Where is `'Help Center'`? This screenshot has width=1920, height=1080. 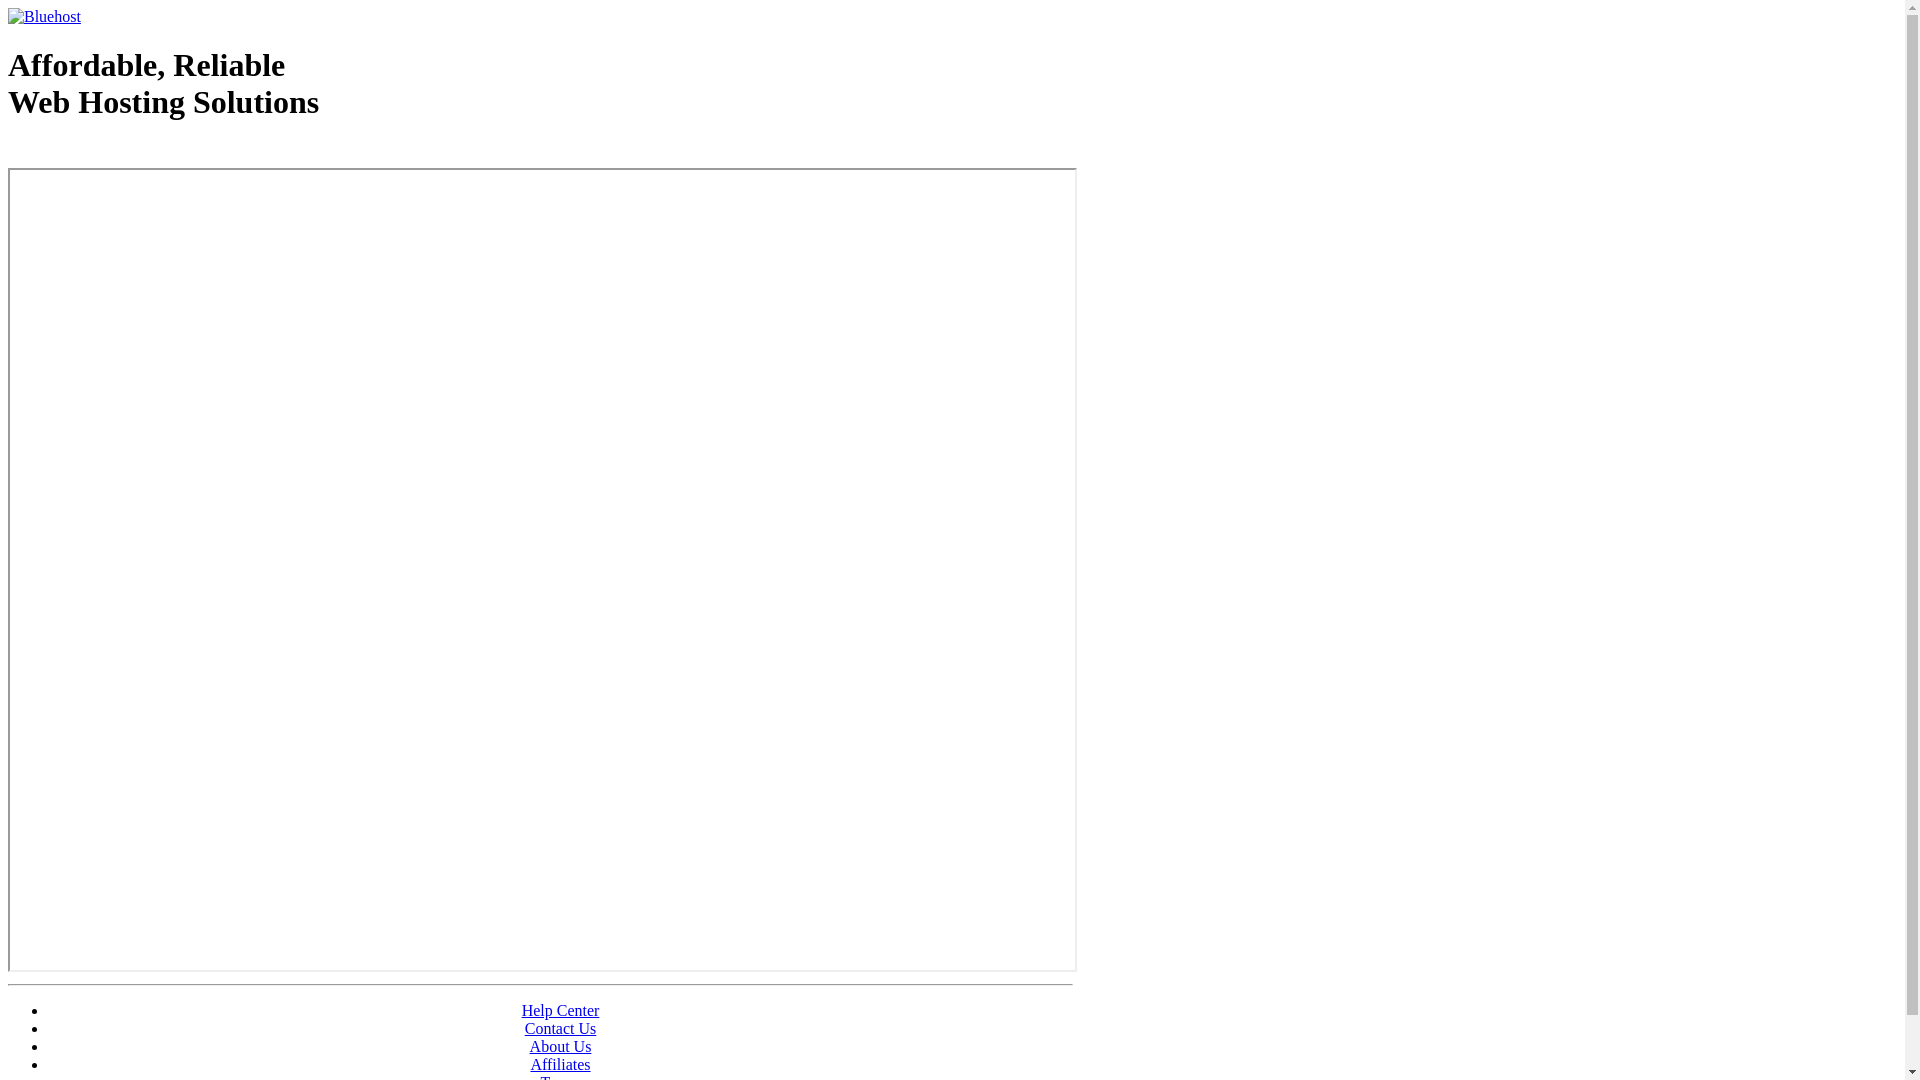 'Help Center' is located at coordinates (560, 1010).